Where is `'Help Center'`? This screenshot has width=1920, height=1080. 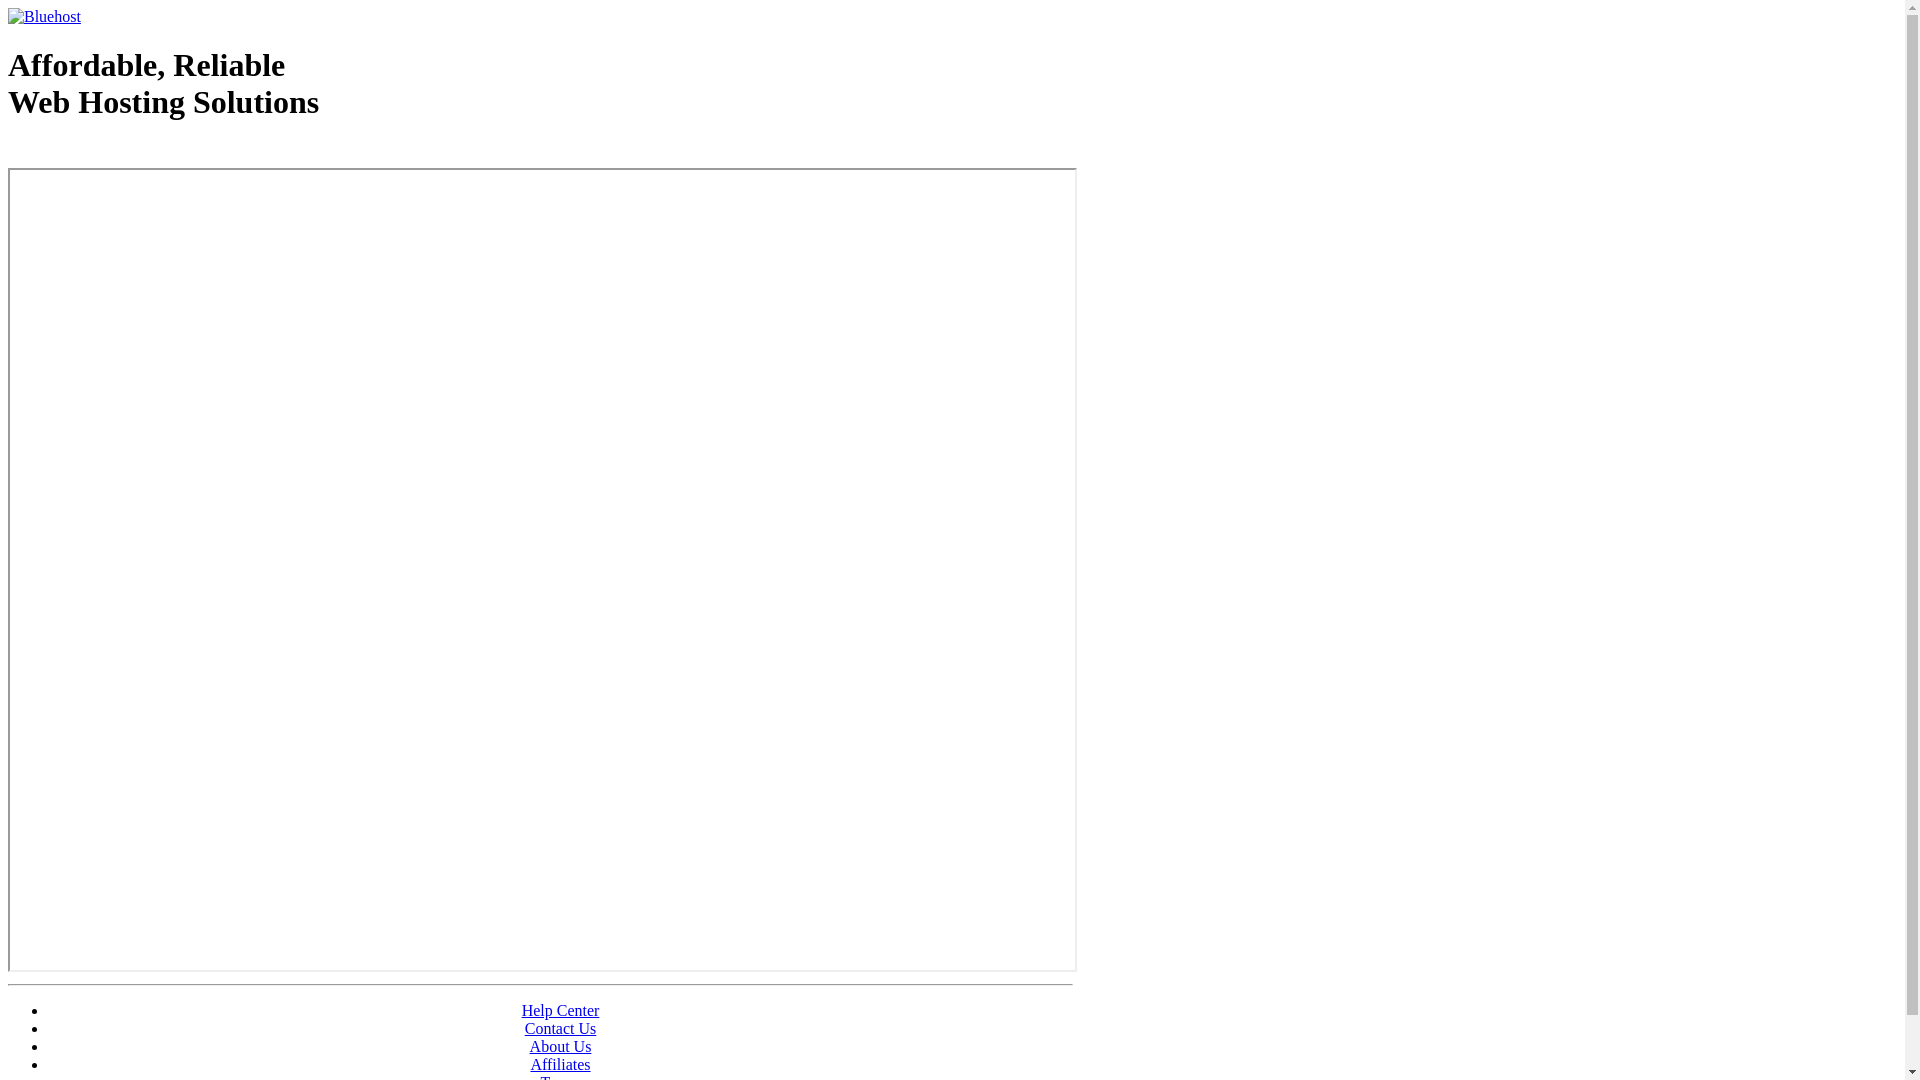 'Help Center' is located at coordinates (560, 1010).